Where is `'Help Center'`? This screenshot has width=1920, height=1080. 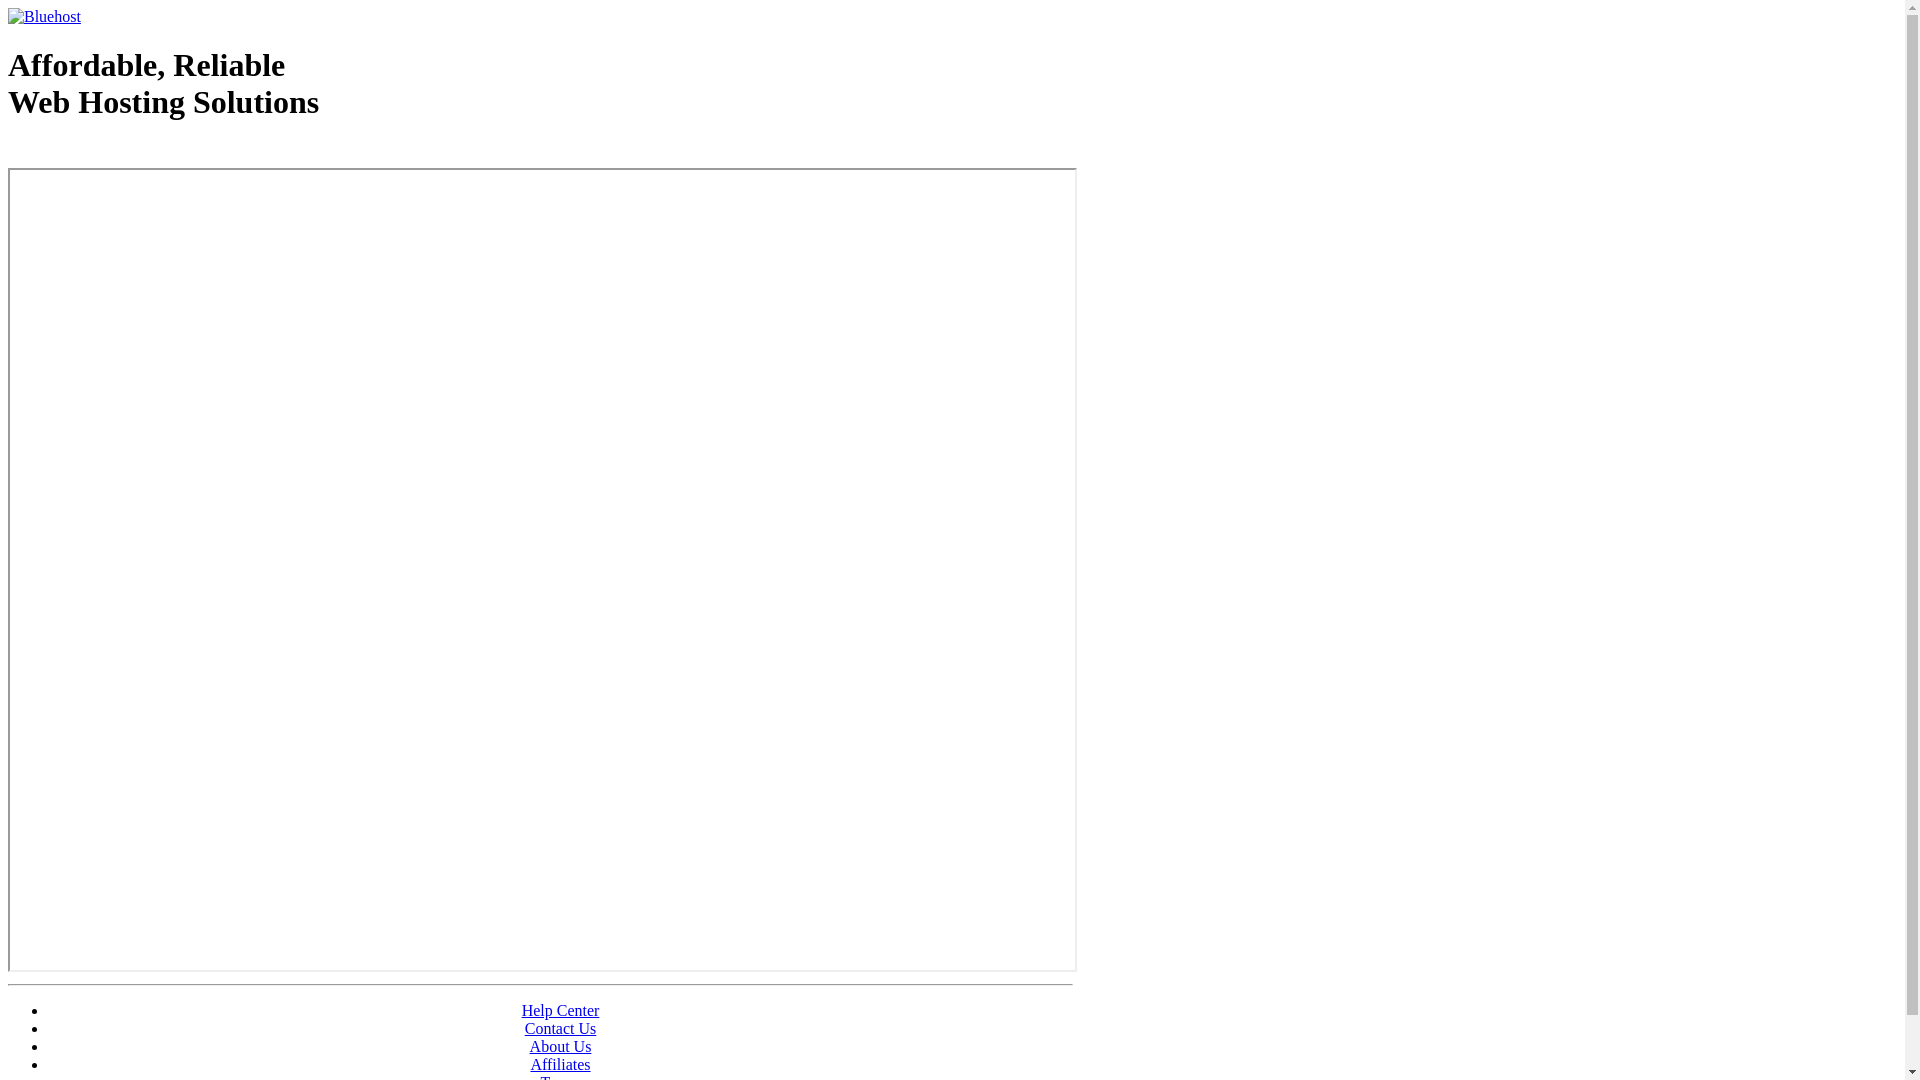 'Help Center' is located at coordinates (560, 1010).